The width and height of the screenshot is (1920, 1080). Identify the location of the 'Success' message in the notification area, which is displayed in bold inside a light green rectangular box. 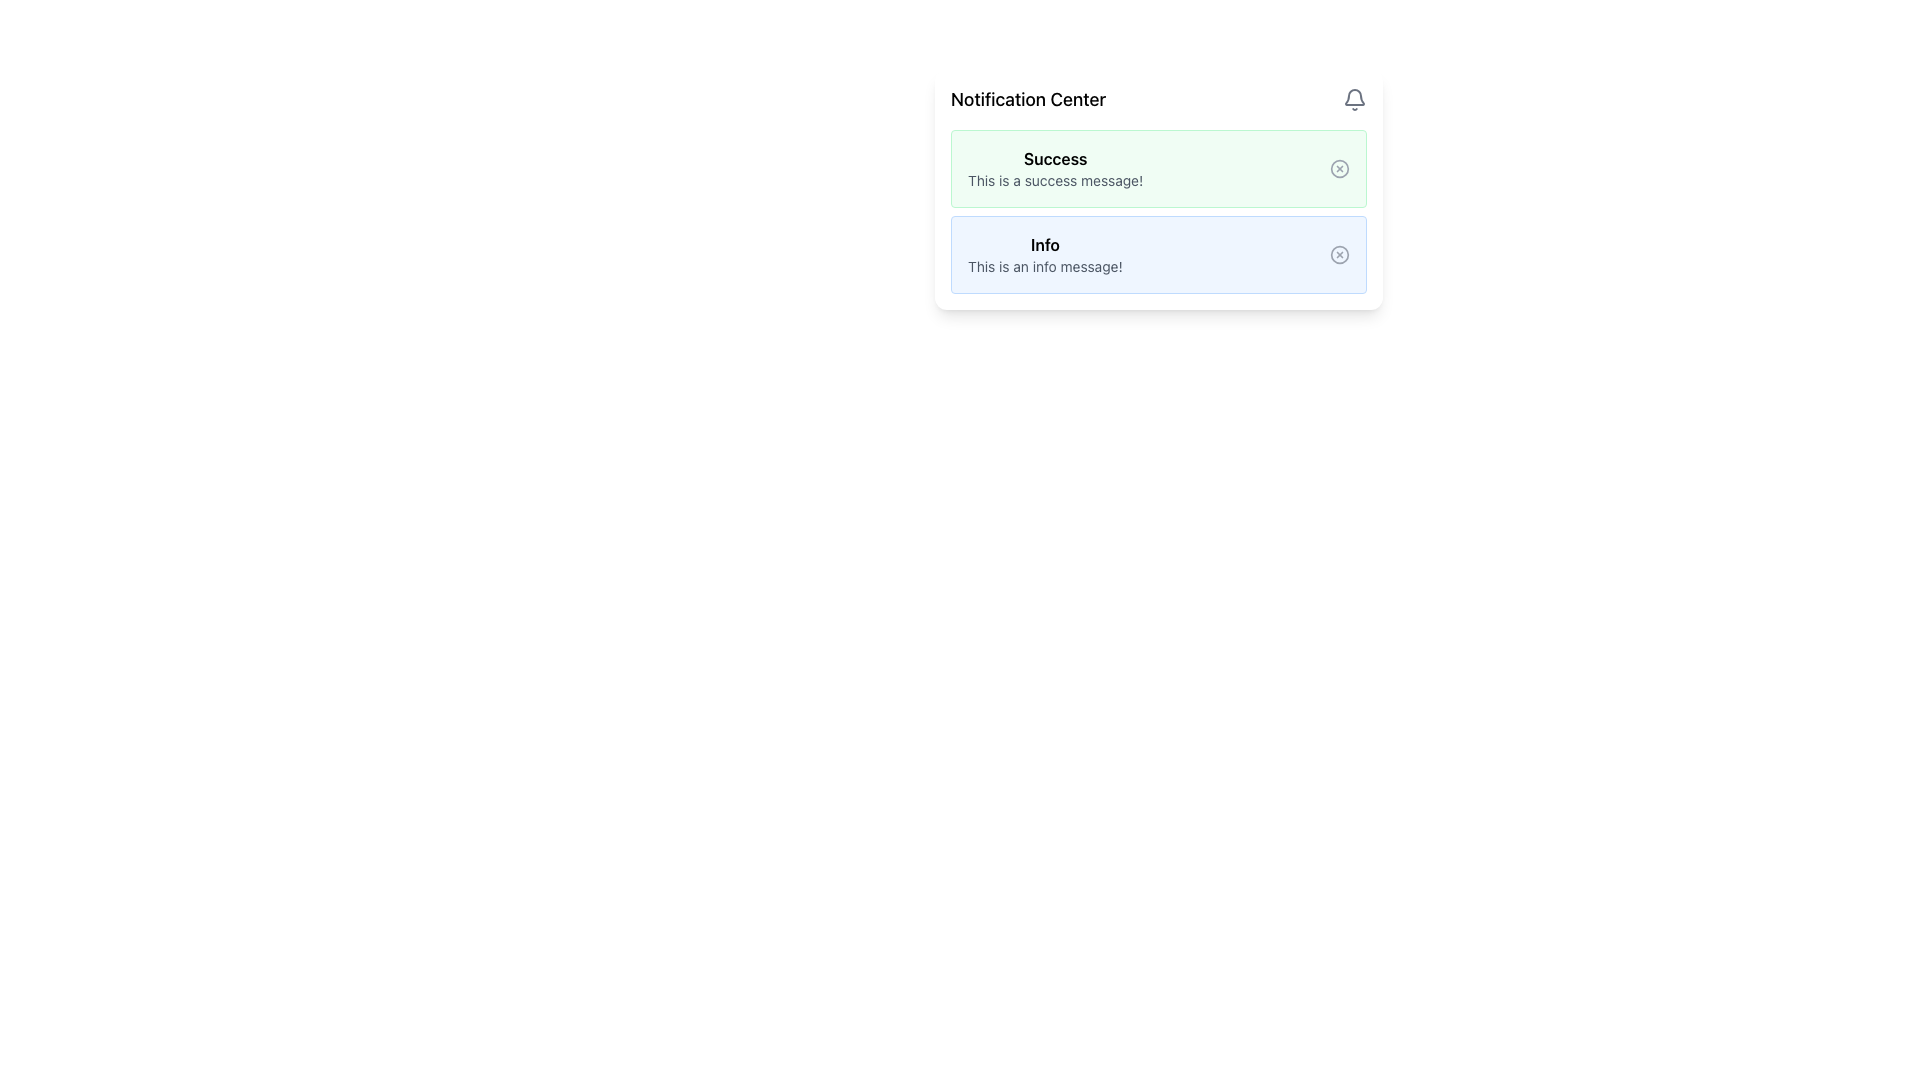
(1054, 168).